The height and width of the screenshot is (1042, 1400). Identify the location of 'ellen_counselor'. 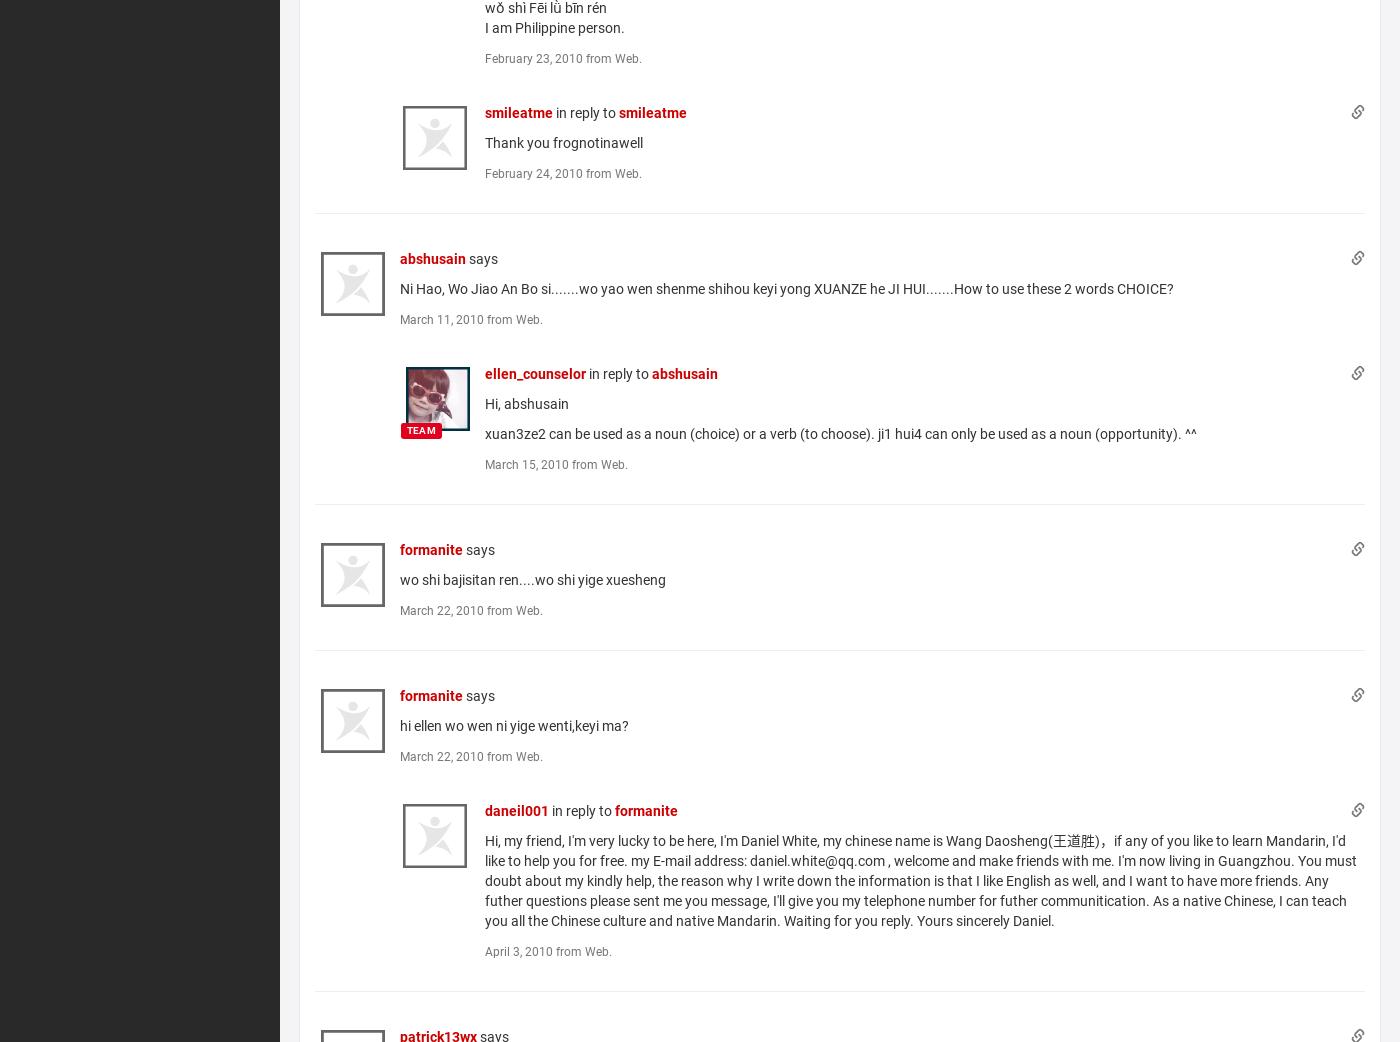
(535, 372).